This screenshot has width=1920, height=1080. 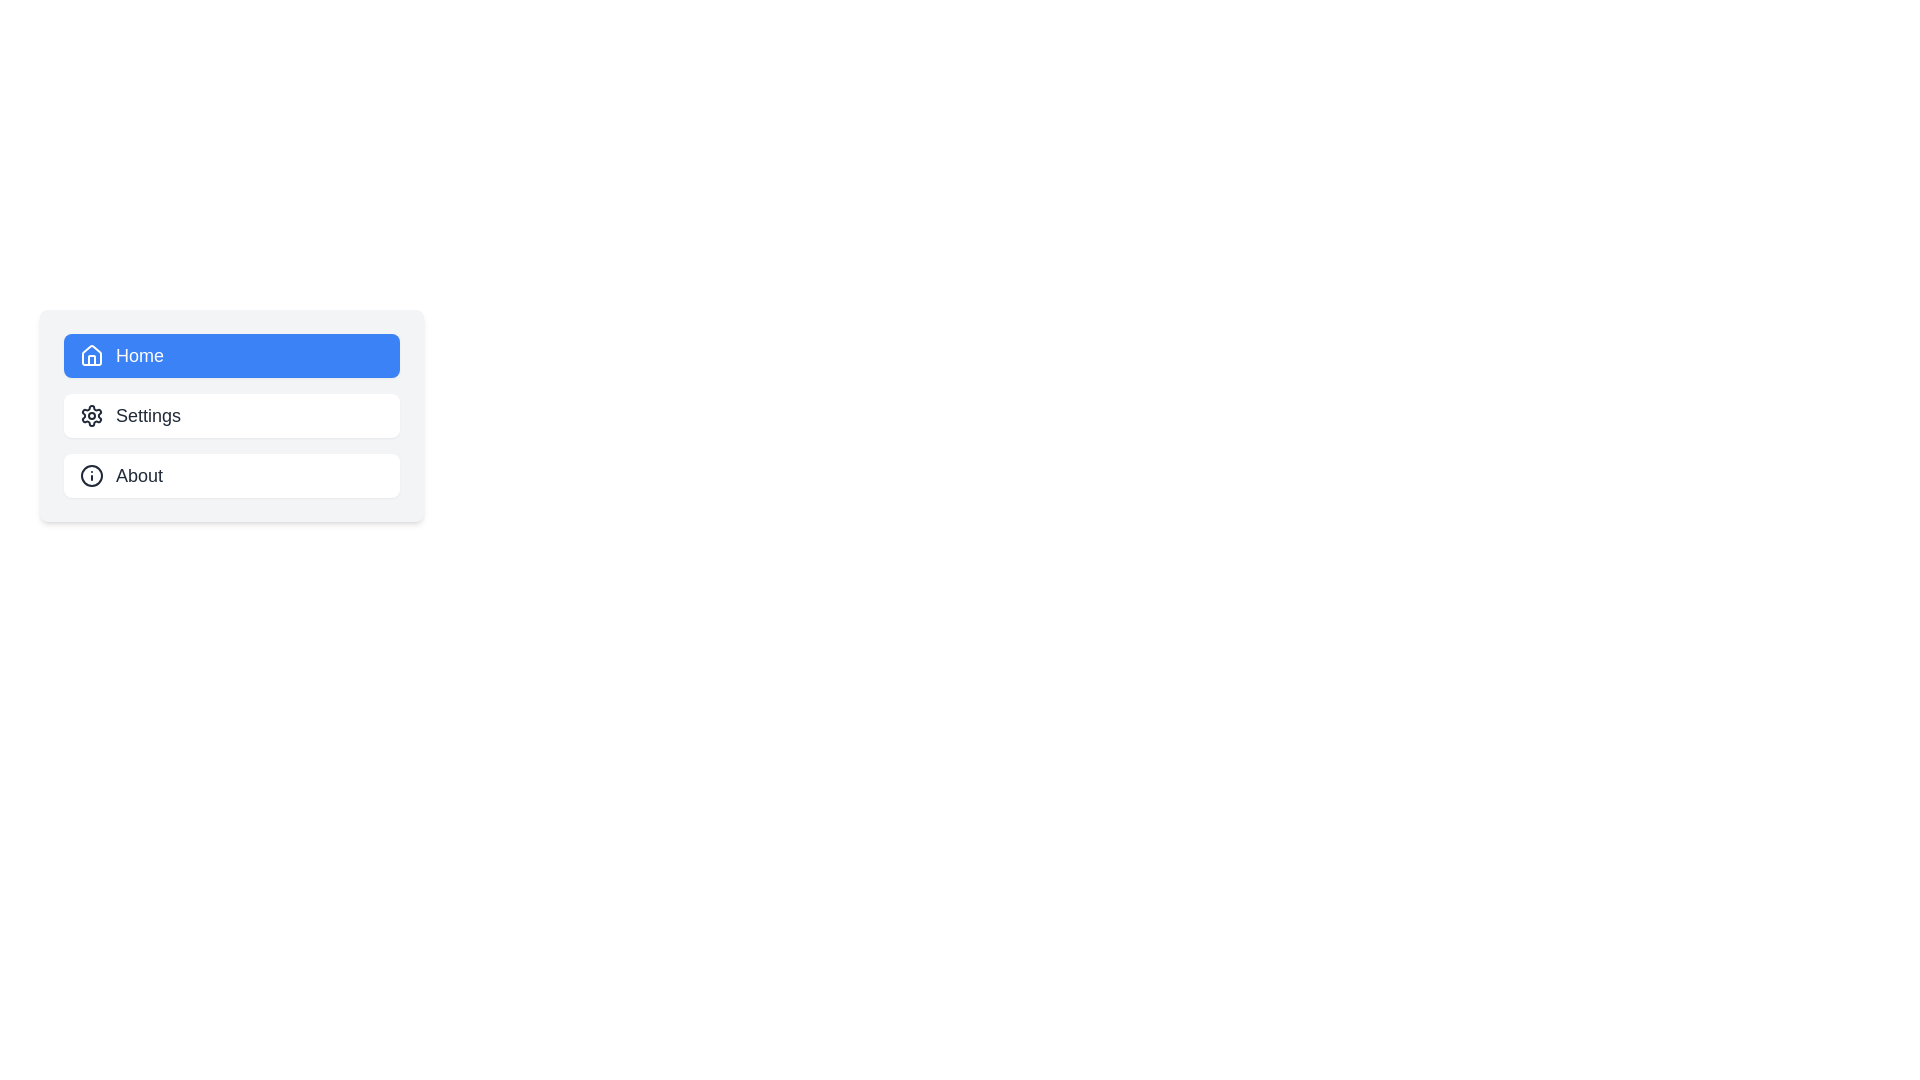 What do you see at coordinates (147, 415) in the screenshot?
I see `the 'Settings' label in the vertical navigation menu, which is positioned to the right of the cogwheel icon and follows the 'Home' label` at bounding box center [147, 415].